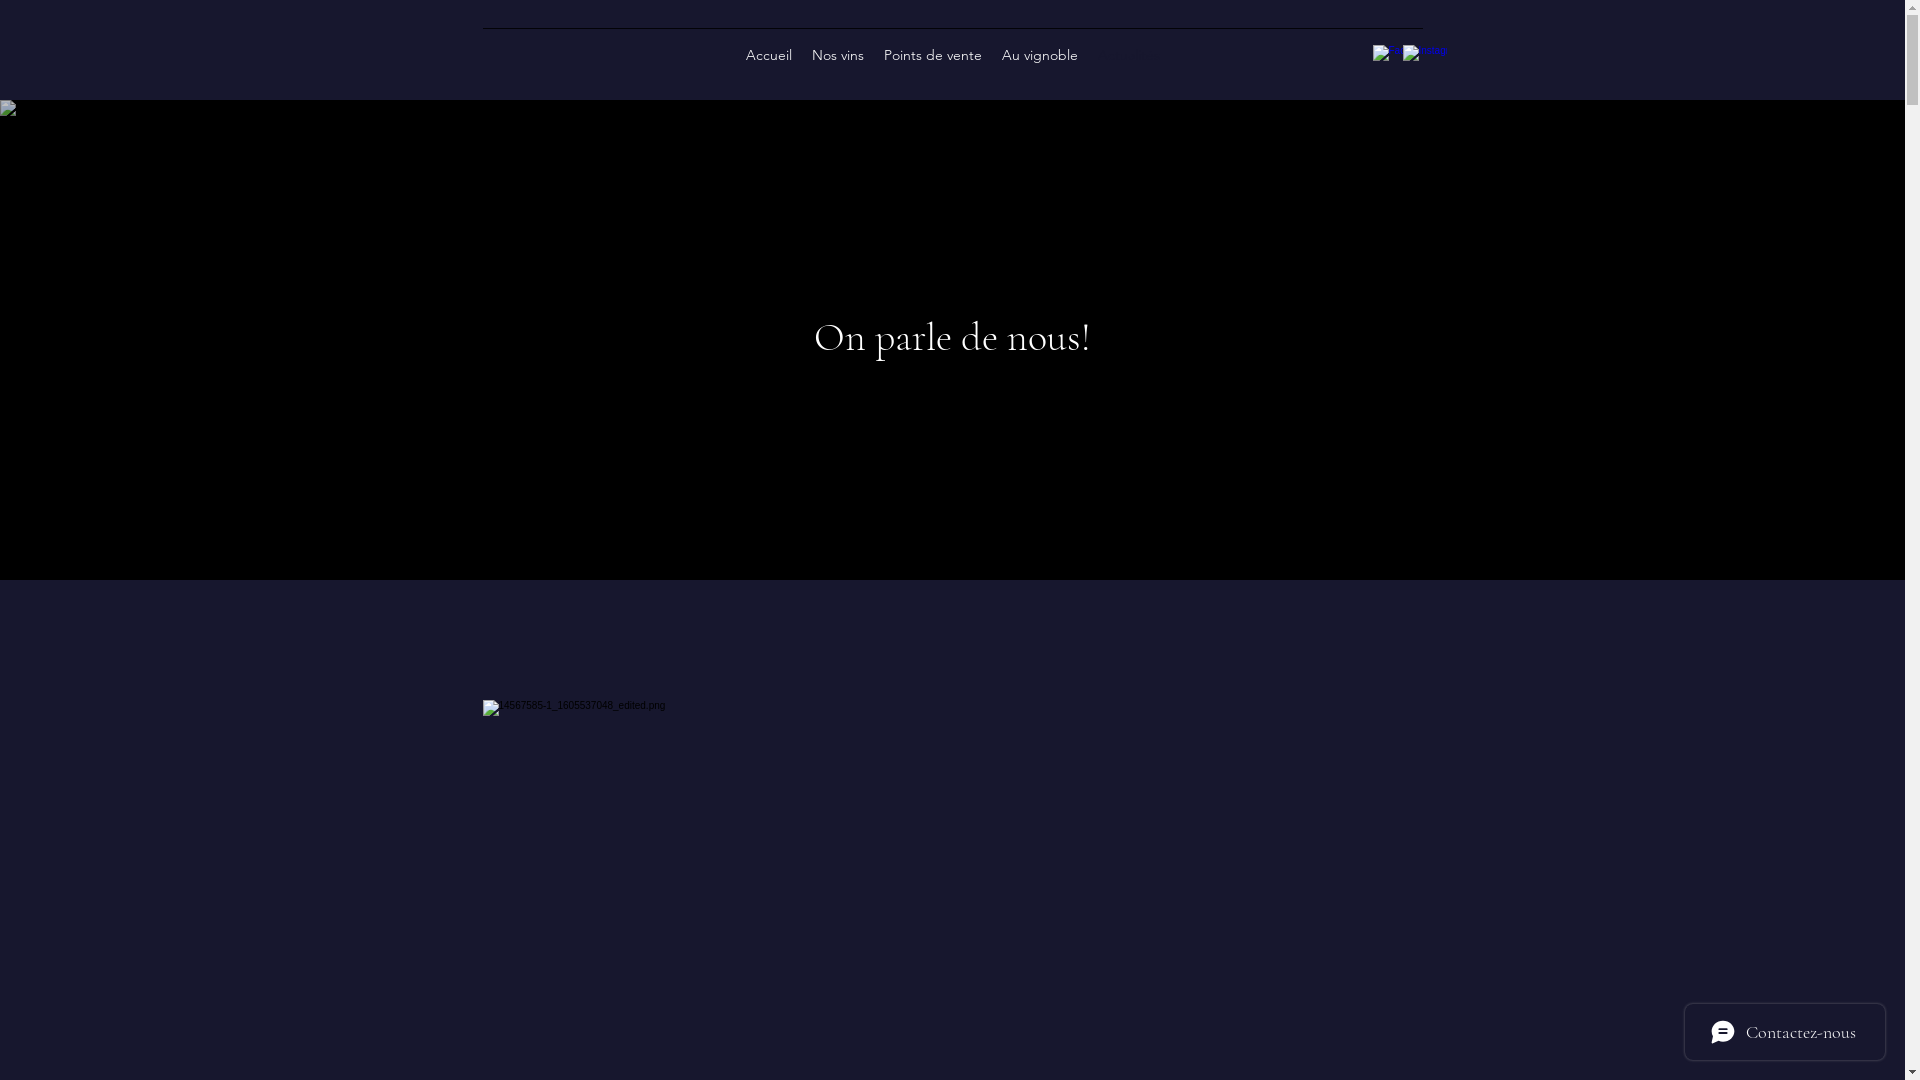 The width and height of the screenshot is (1920, 1080). Describe the element at coordinates (931, 53) in the screenshot. I see `'Points de vente'` at that location.